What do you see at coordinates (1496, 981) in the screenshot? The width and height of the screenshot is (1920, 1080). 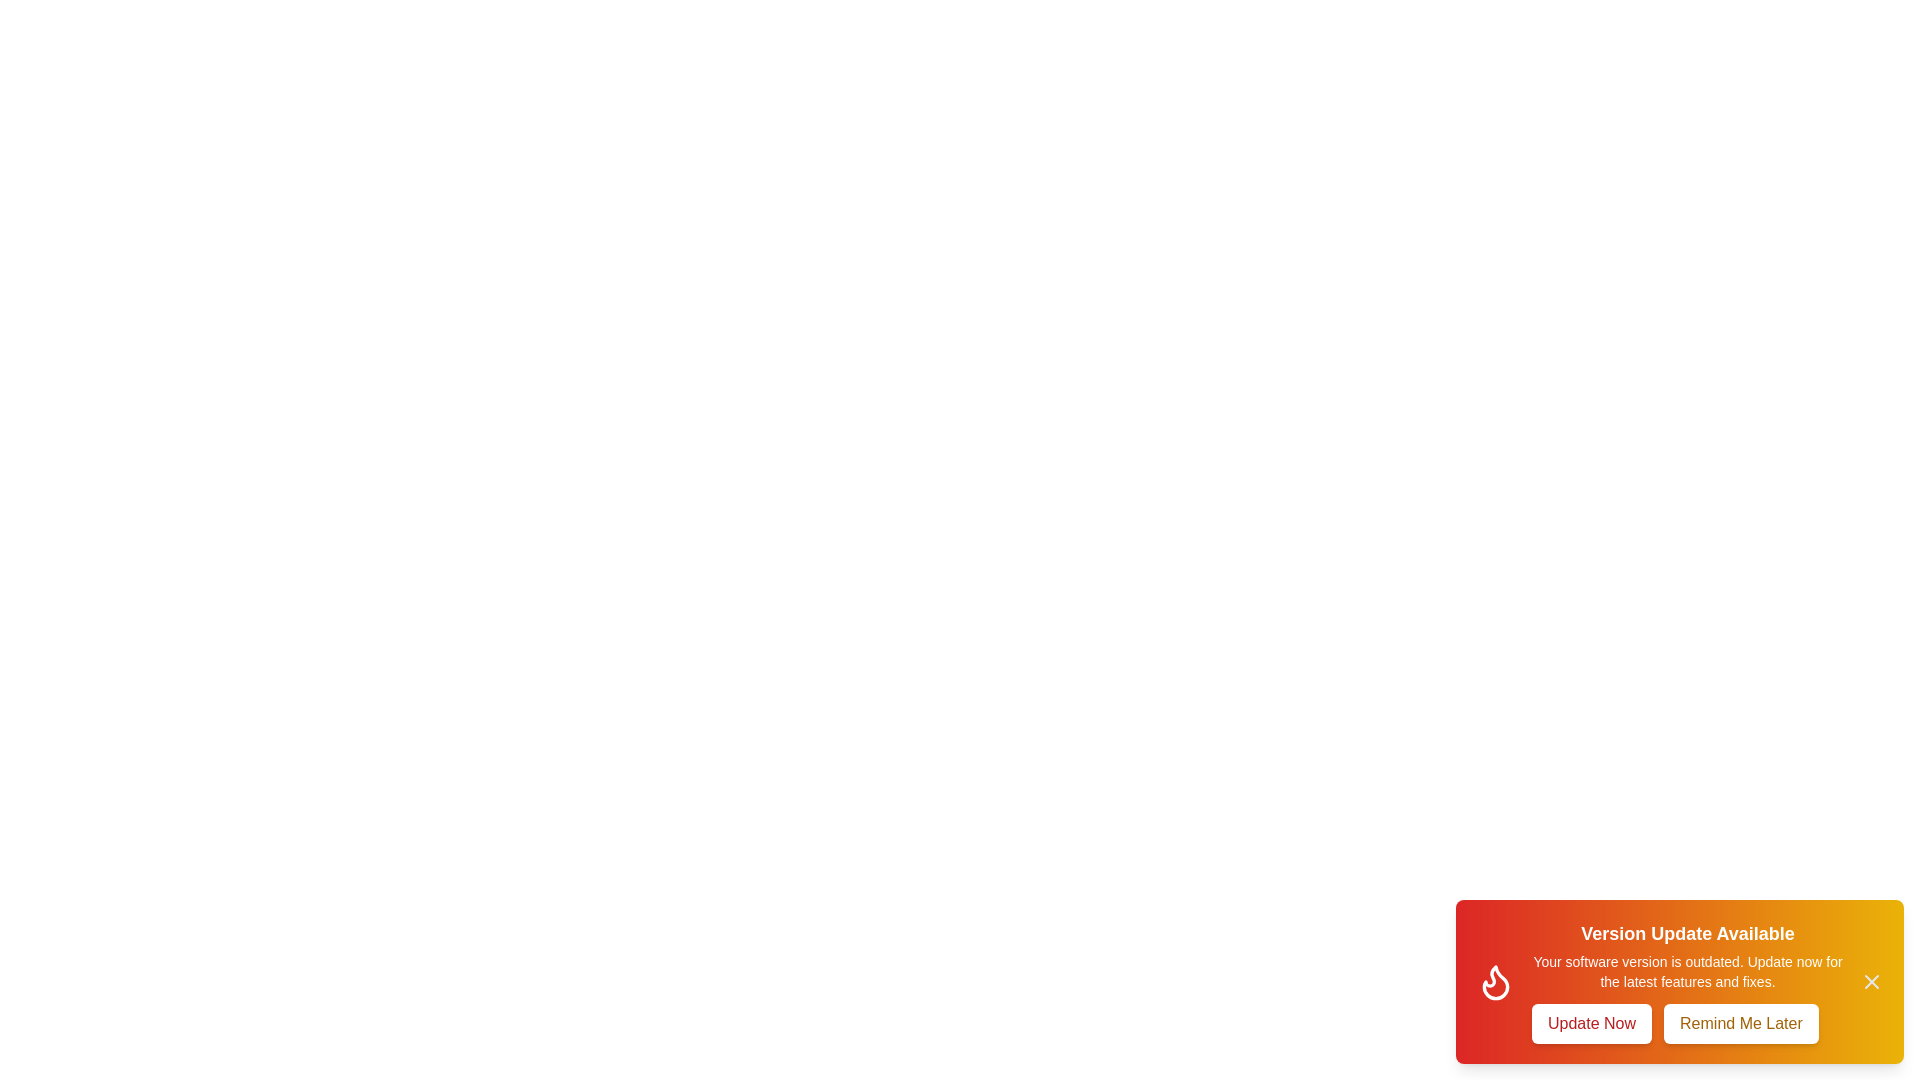 I see `the flame icon to focus on it` at bounding box center [1496, 981].